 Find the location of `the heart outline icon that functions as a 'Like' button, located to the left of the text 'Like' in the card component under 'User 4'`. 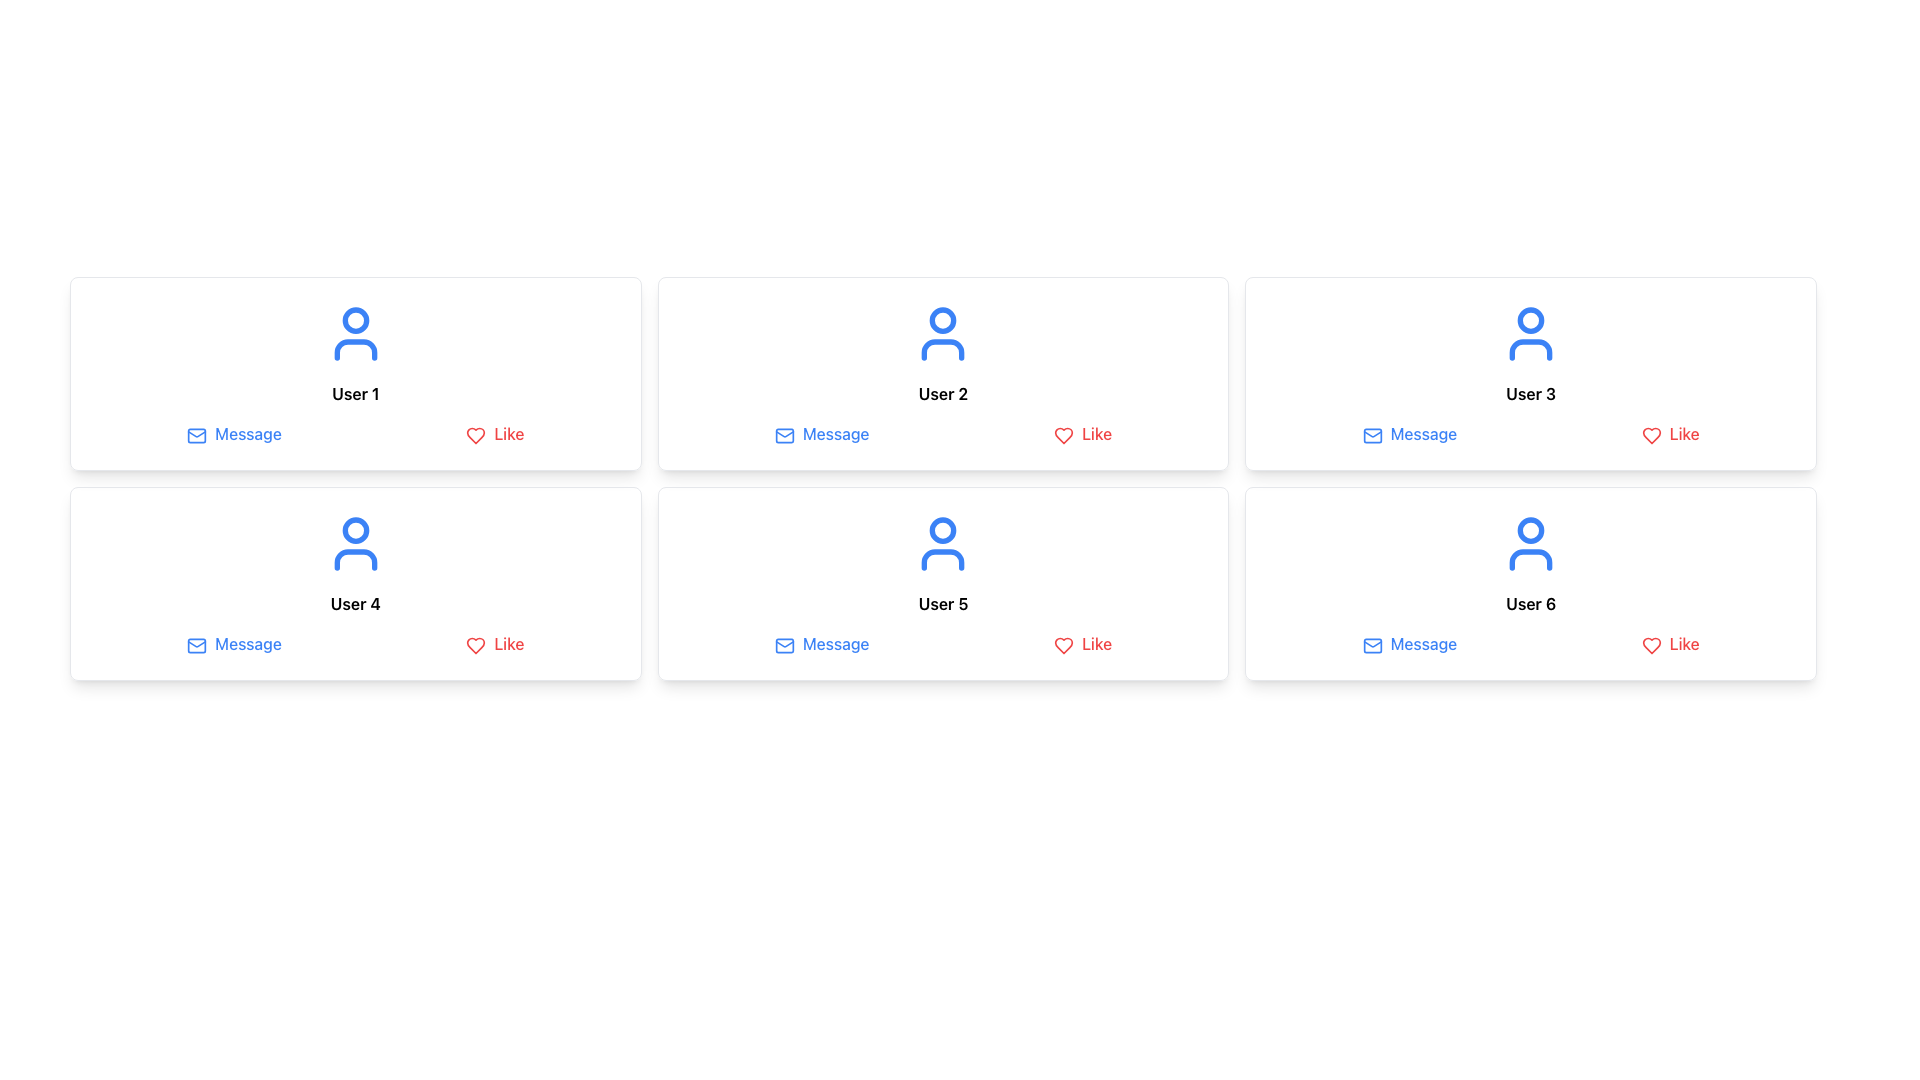

the heart outline icon that functions as a 'Like' button, located to the left of the text 'Like' in the card component under 'User 4' is located at coordinates (475, 645).